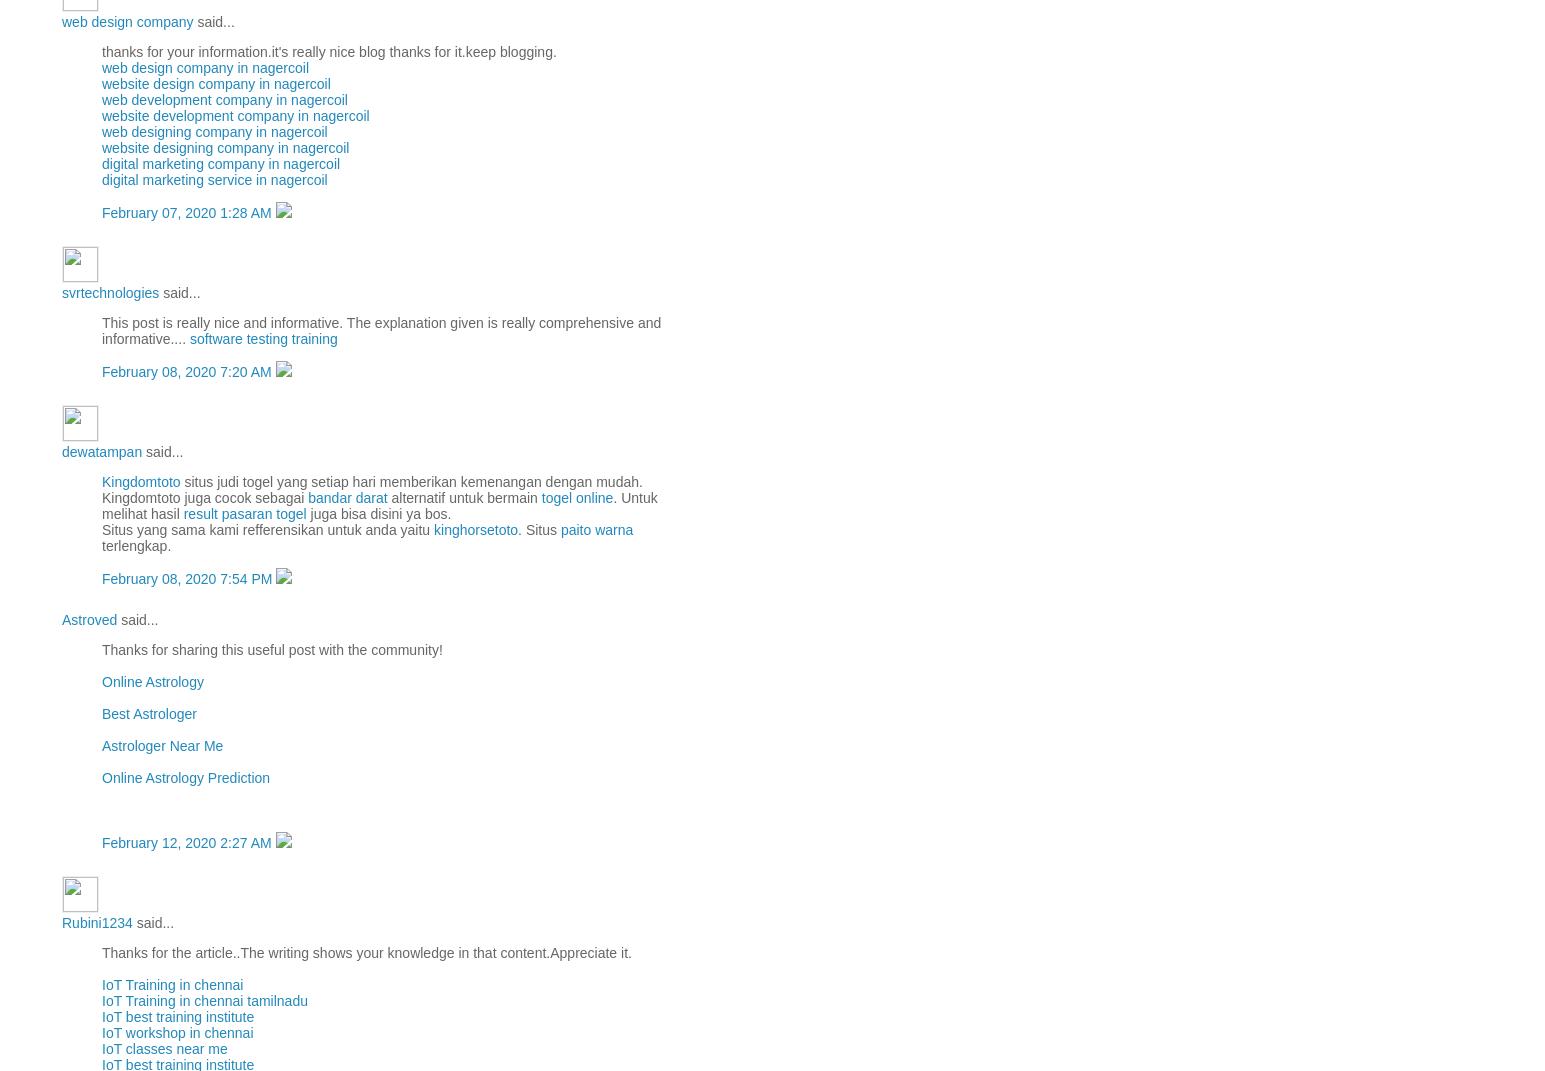 The image size is (1545, 1071). What do you see at coordinates (205, 67) in the screenshot?
I see `'web design company in nagercoil'` at bounding box center [205, 67].